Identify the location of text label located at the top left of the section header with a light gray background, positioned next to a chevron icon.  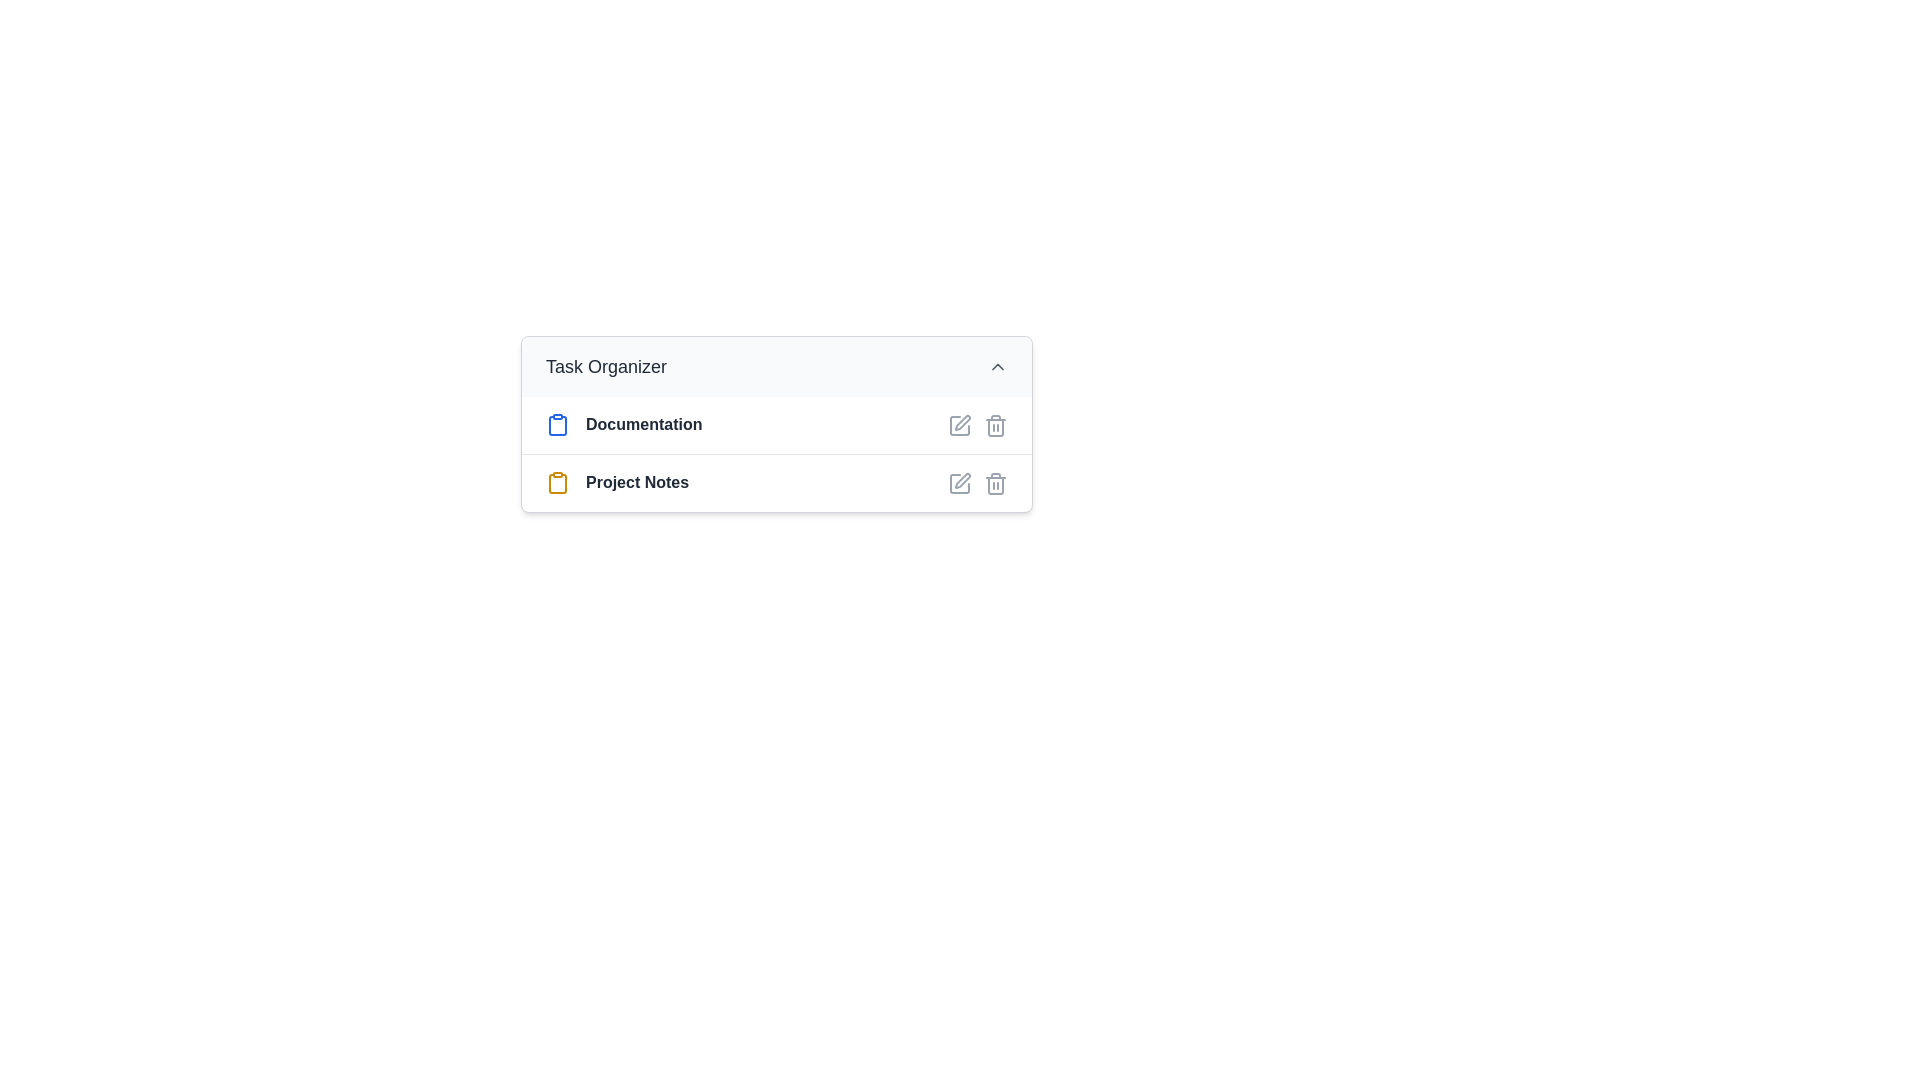
(605, 366).